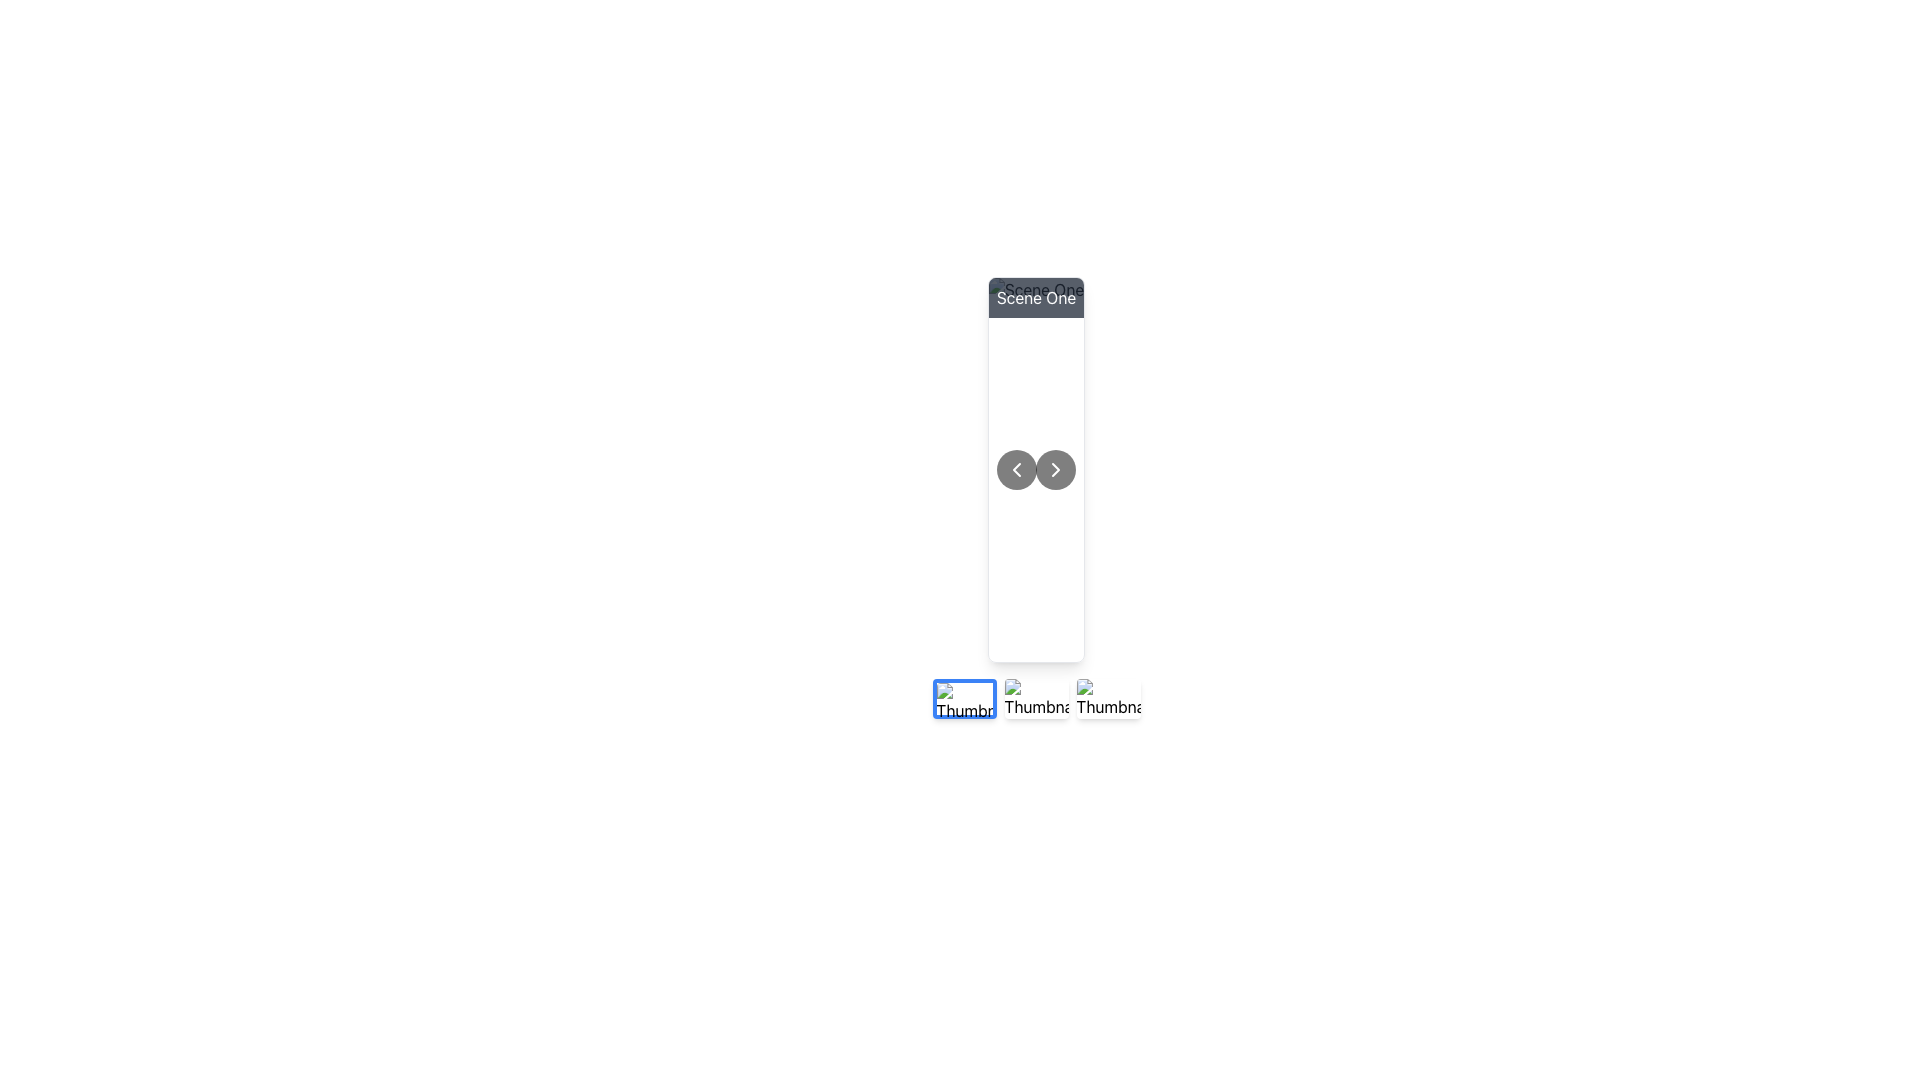  I want to click on the Chevron Right icon located at the center of the right circular navigation button under the header labeled 'Scene One', so click(1055, 470).